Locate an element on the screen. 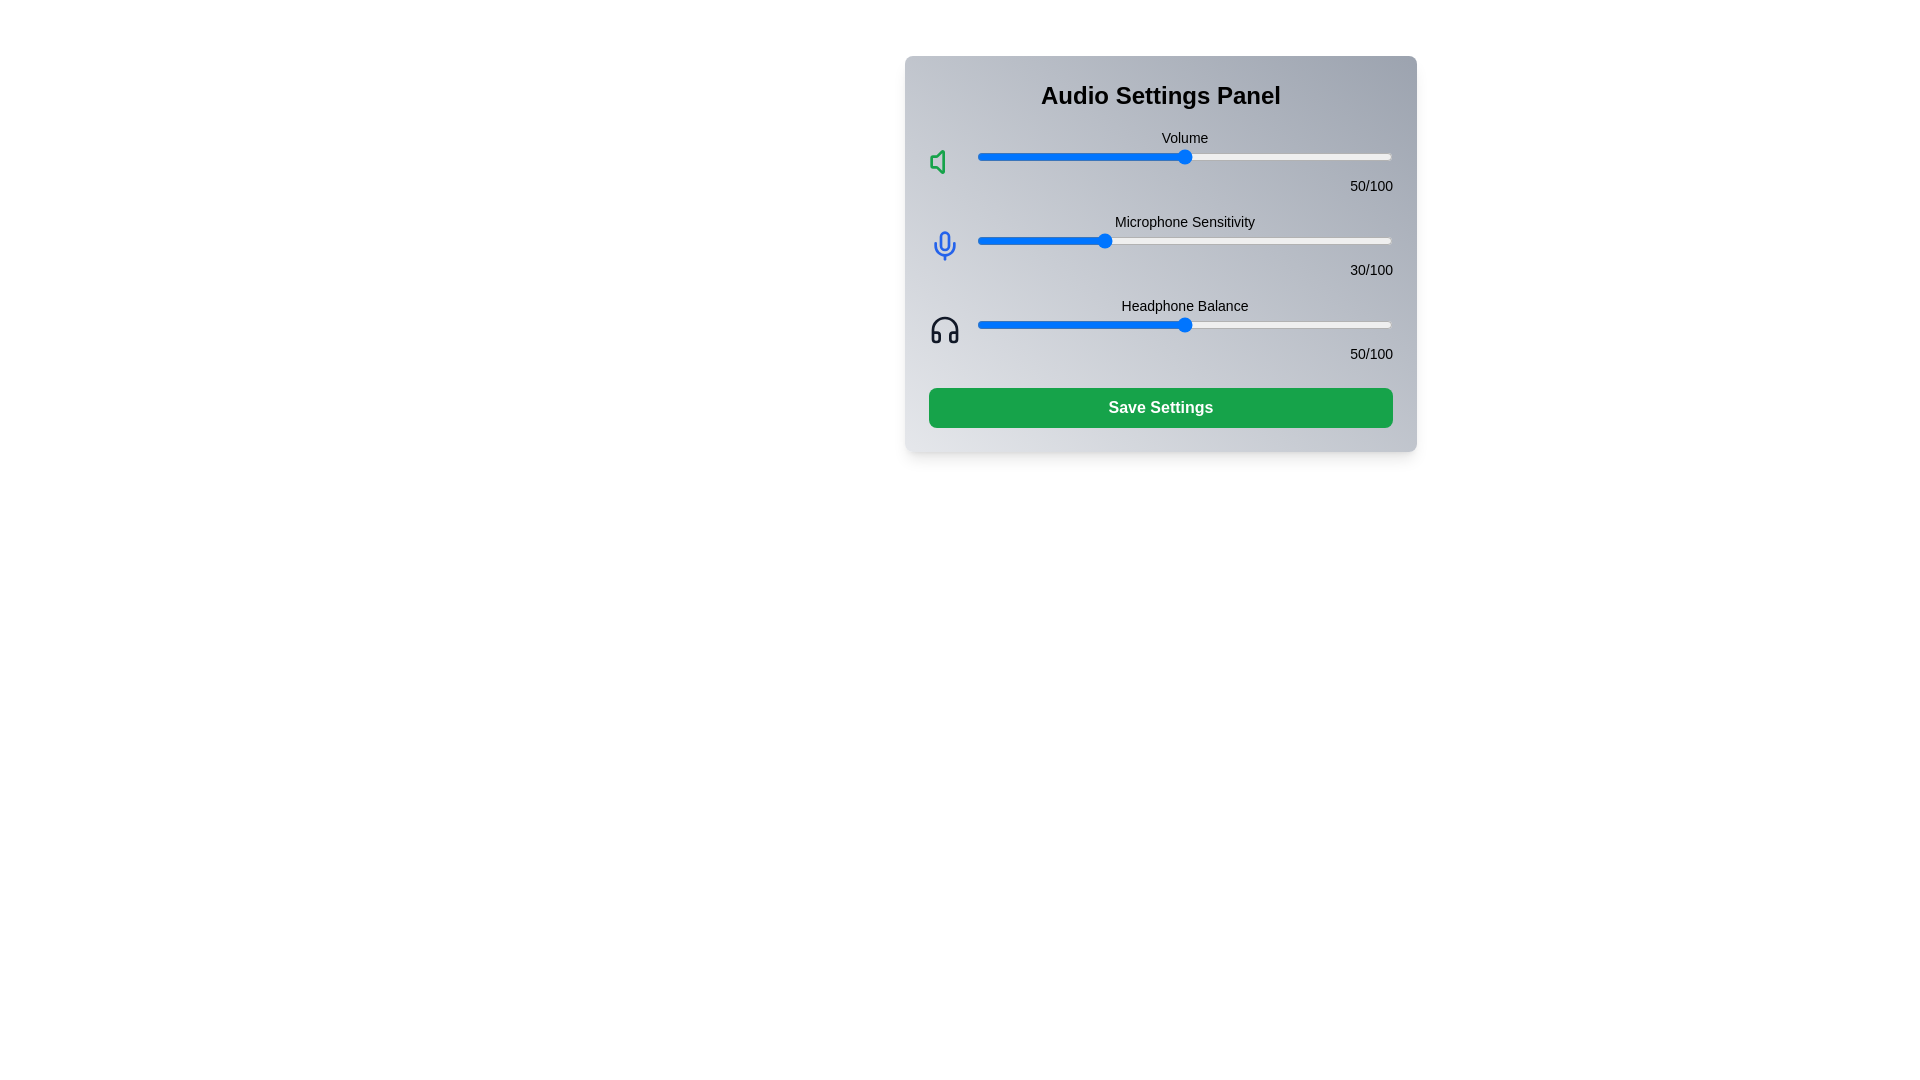 This screenshot has height=1080, width=1920. microphone sensitivity is located at coordinates (1314, 239).